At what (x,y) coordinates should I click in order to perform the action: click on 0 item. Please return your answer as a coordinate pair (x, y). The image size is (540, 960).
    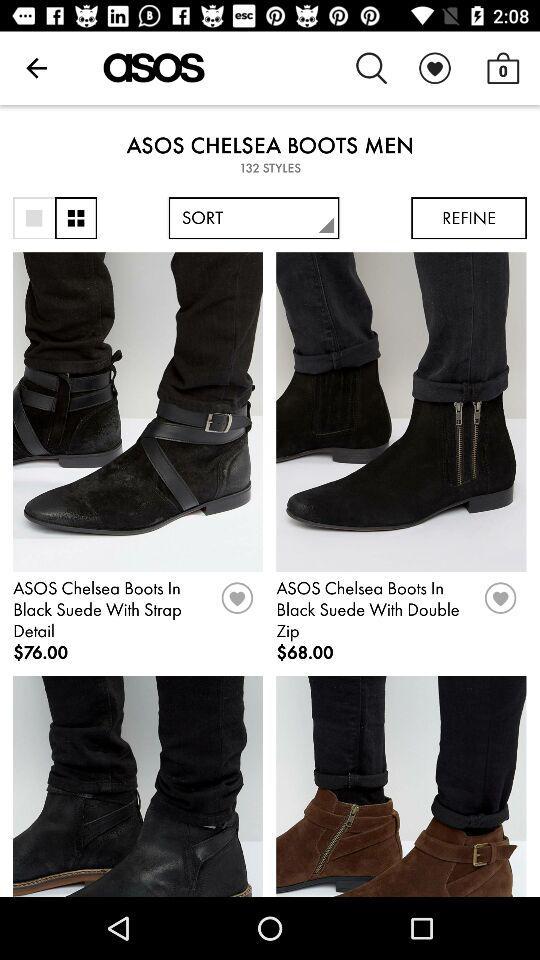
    Looking at the image, I should click on (502, 68).